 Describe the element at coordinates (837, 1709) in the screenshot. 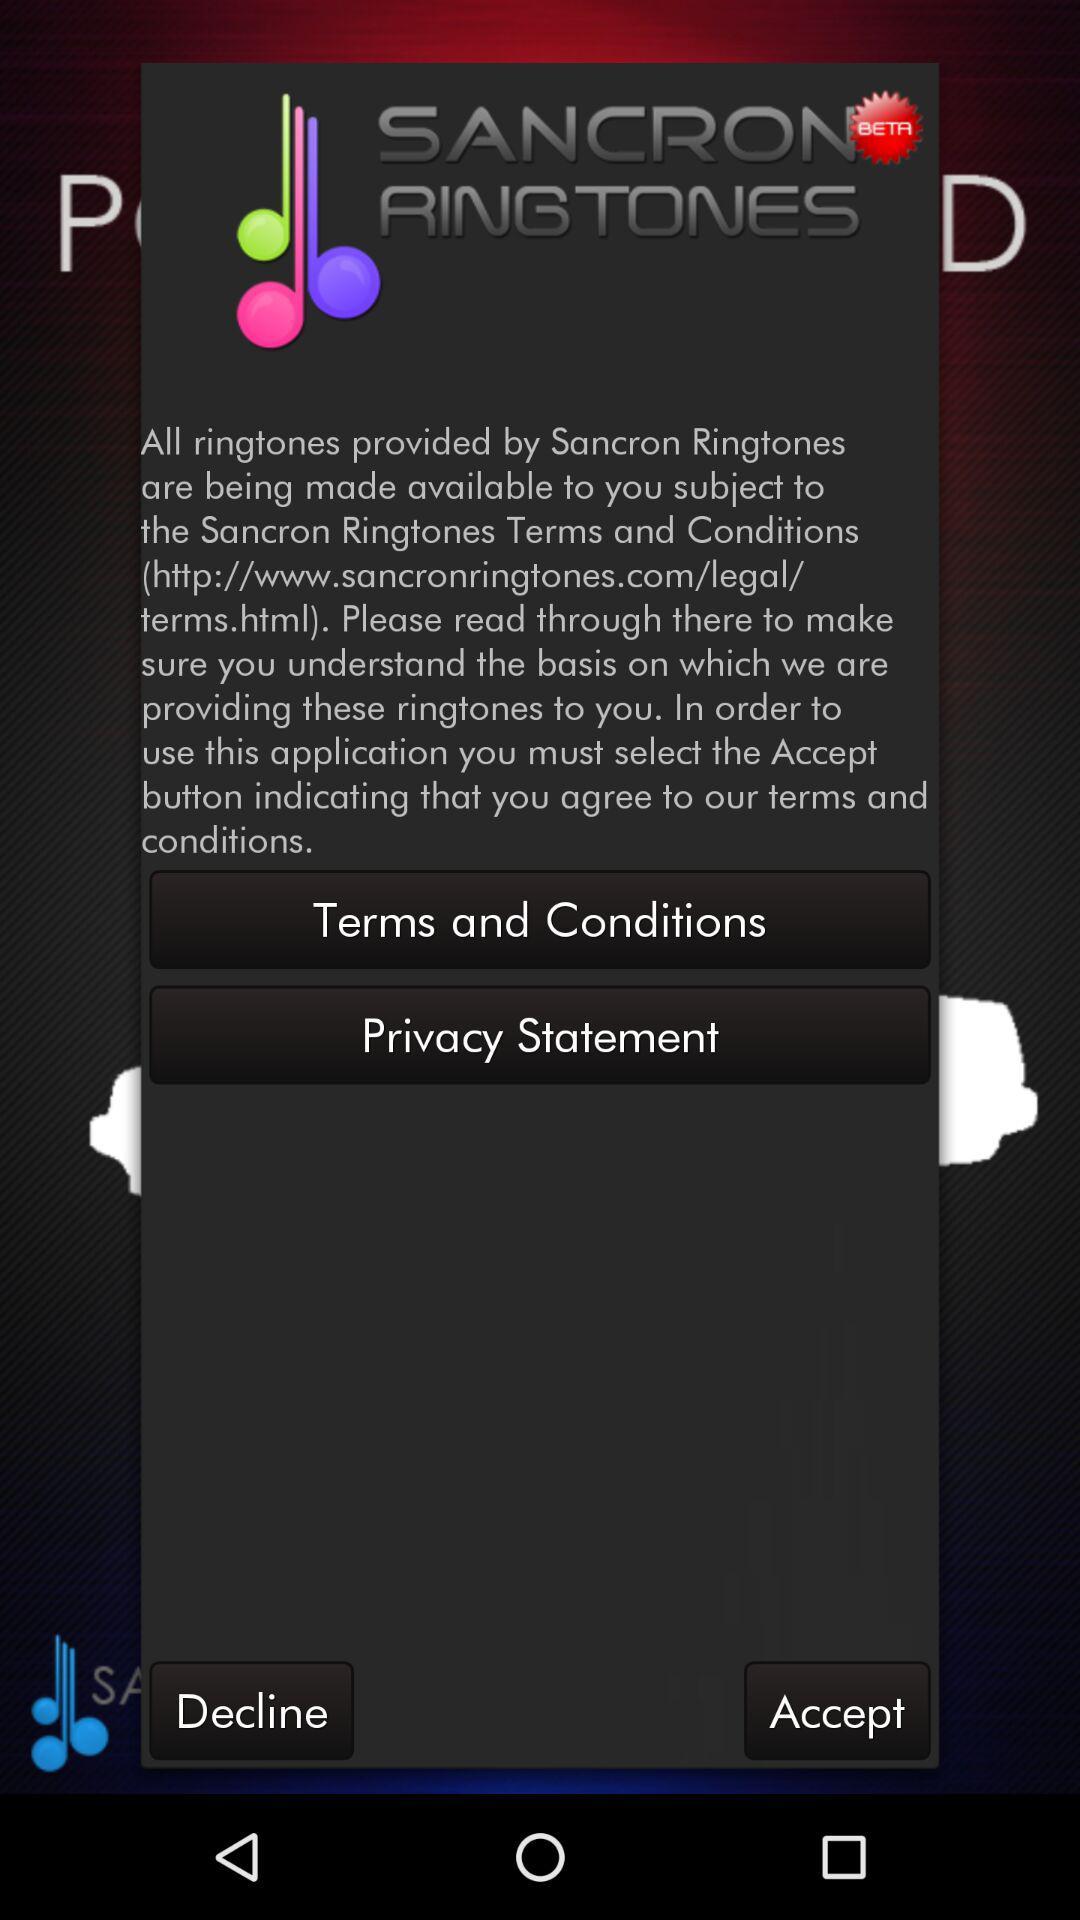

I see `item to the right of the decline icon` at that location.